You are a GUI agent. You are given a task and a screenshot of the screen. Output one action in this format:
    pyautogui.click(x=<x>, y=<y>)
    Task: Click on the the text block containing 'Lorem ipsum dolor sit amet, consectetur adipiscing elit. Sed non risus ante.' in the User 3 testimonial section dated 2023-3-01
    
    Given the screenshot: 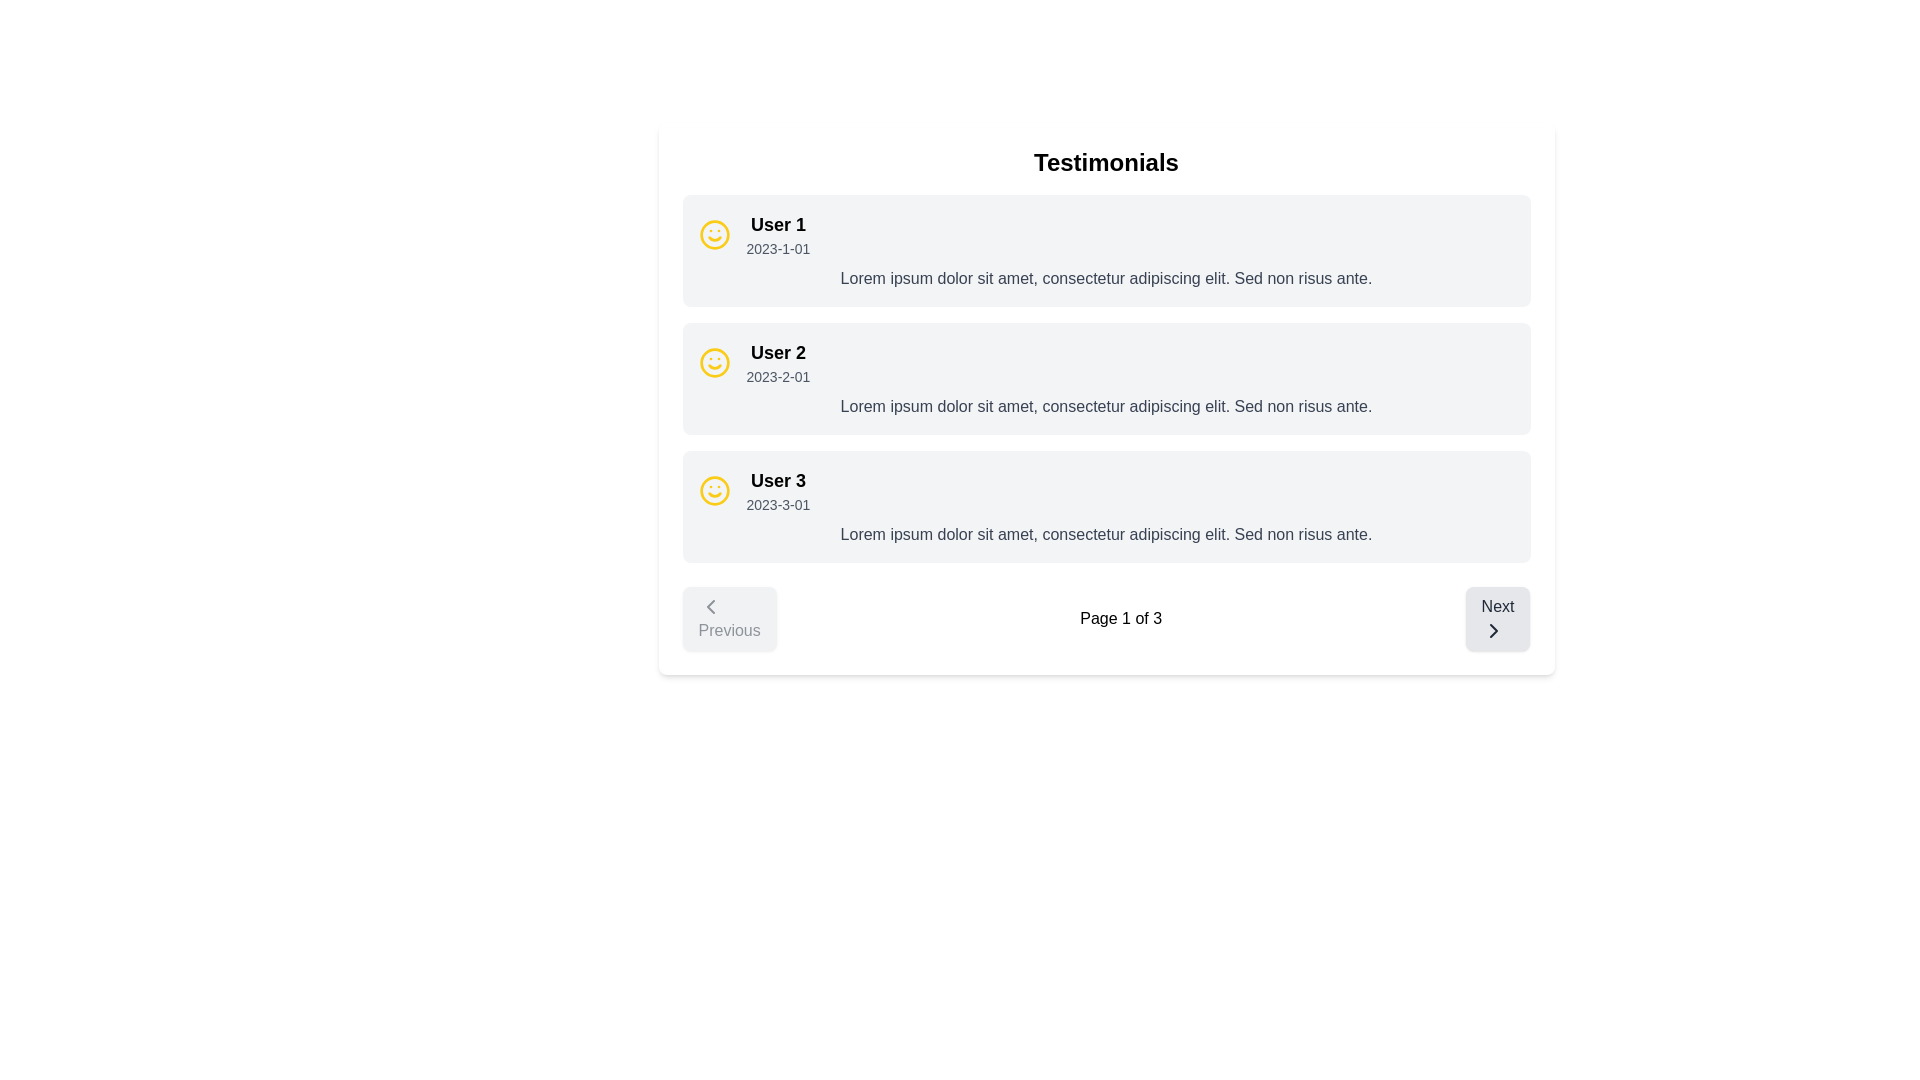 What is the action you would take?
    pyautogui.click(x=1105, y=534)
    